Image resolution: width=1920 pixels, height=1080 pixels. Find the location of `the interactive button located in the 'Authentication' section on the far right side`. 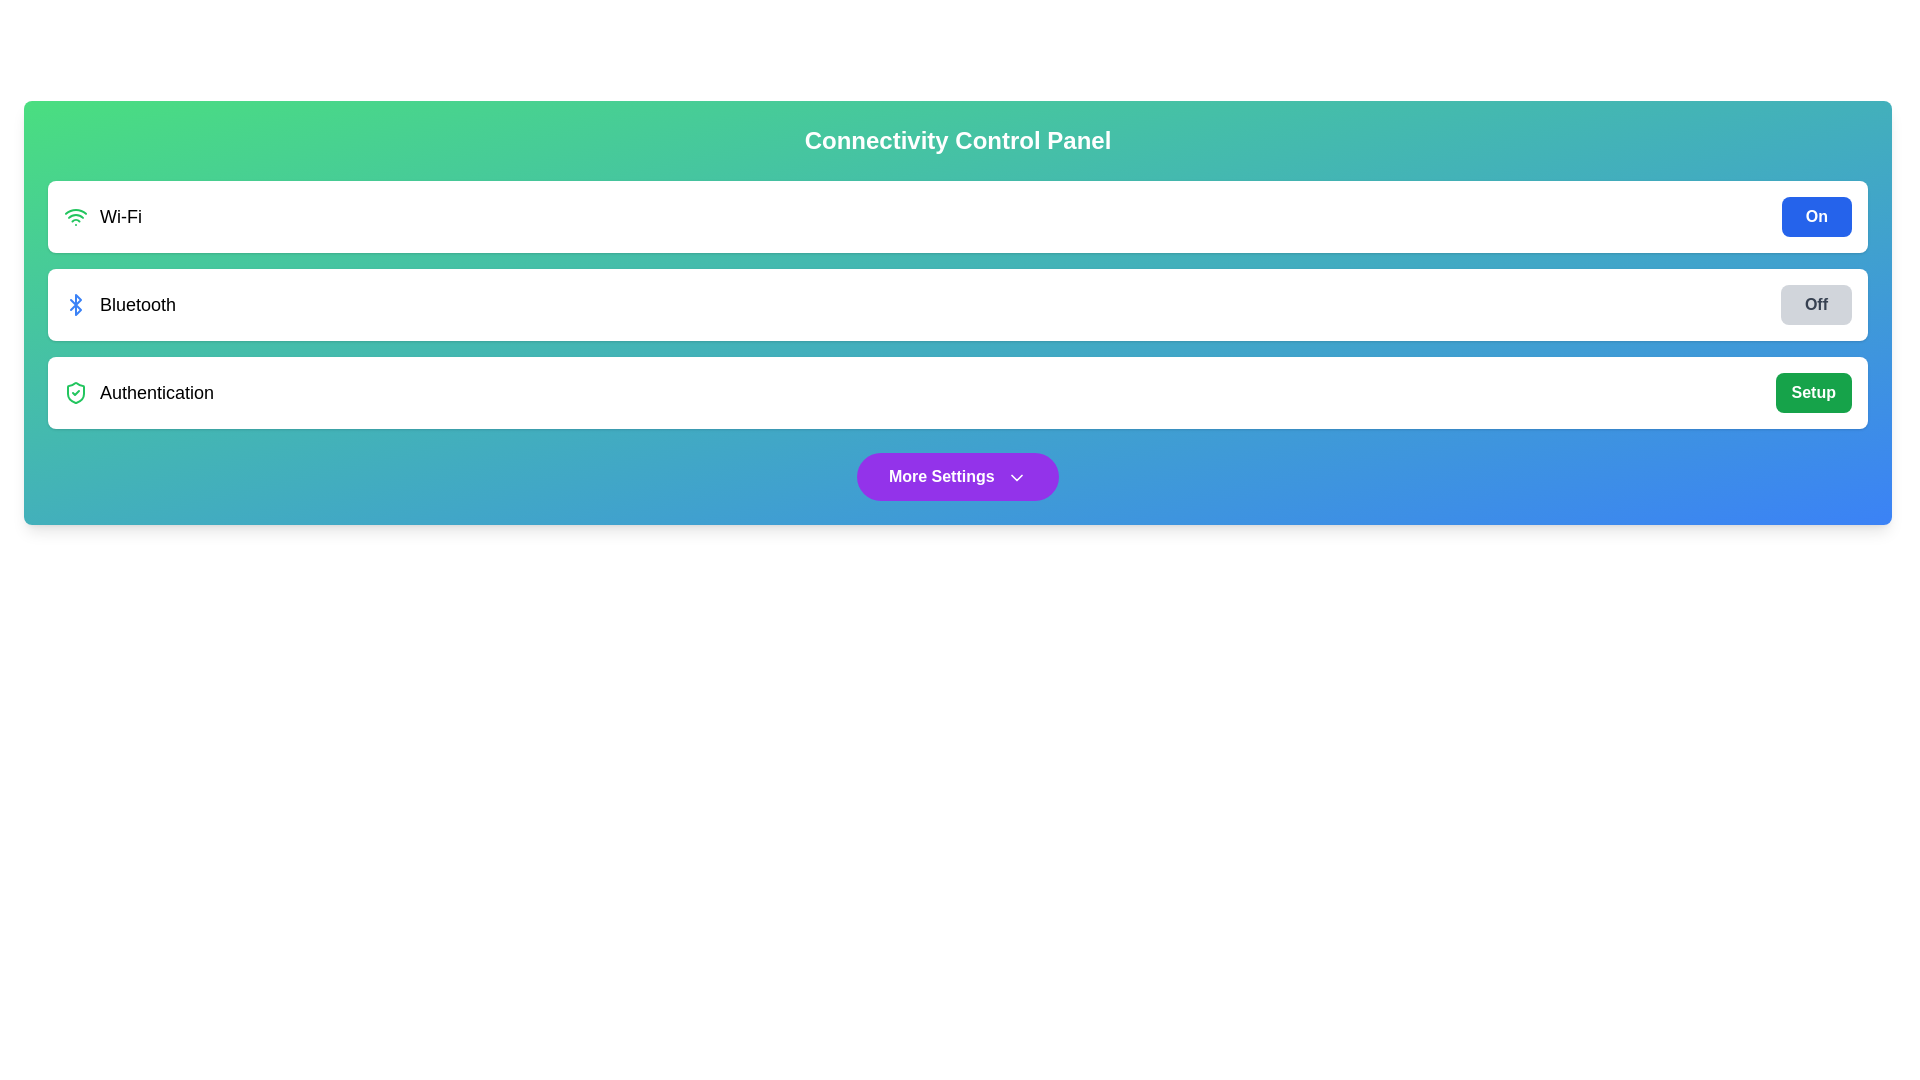

the interactive button located in the 'Authentication' section on the far right side is located at coordinates (1813, 393).